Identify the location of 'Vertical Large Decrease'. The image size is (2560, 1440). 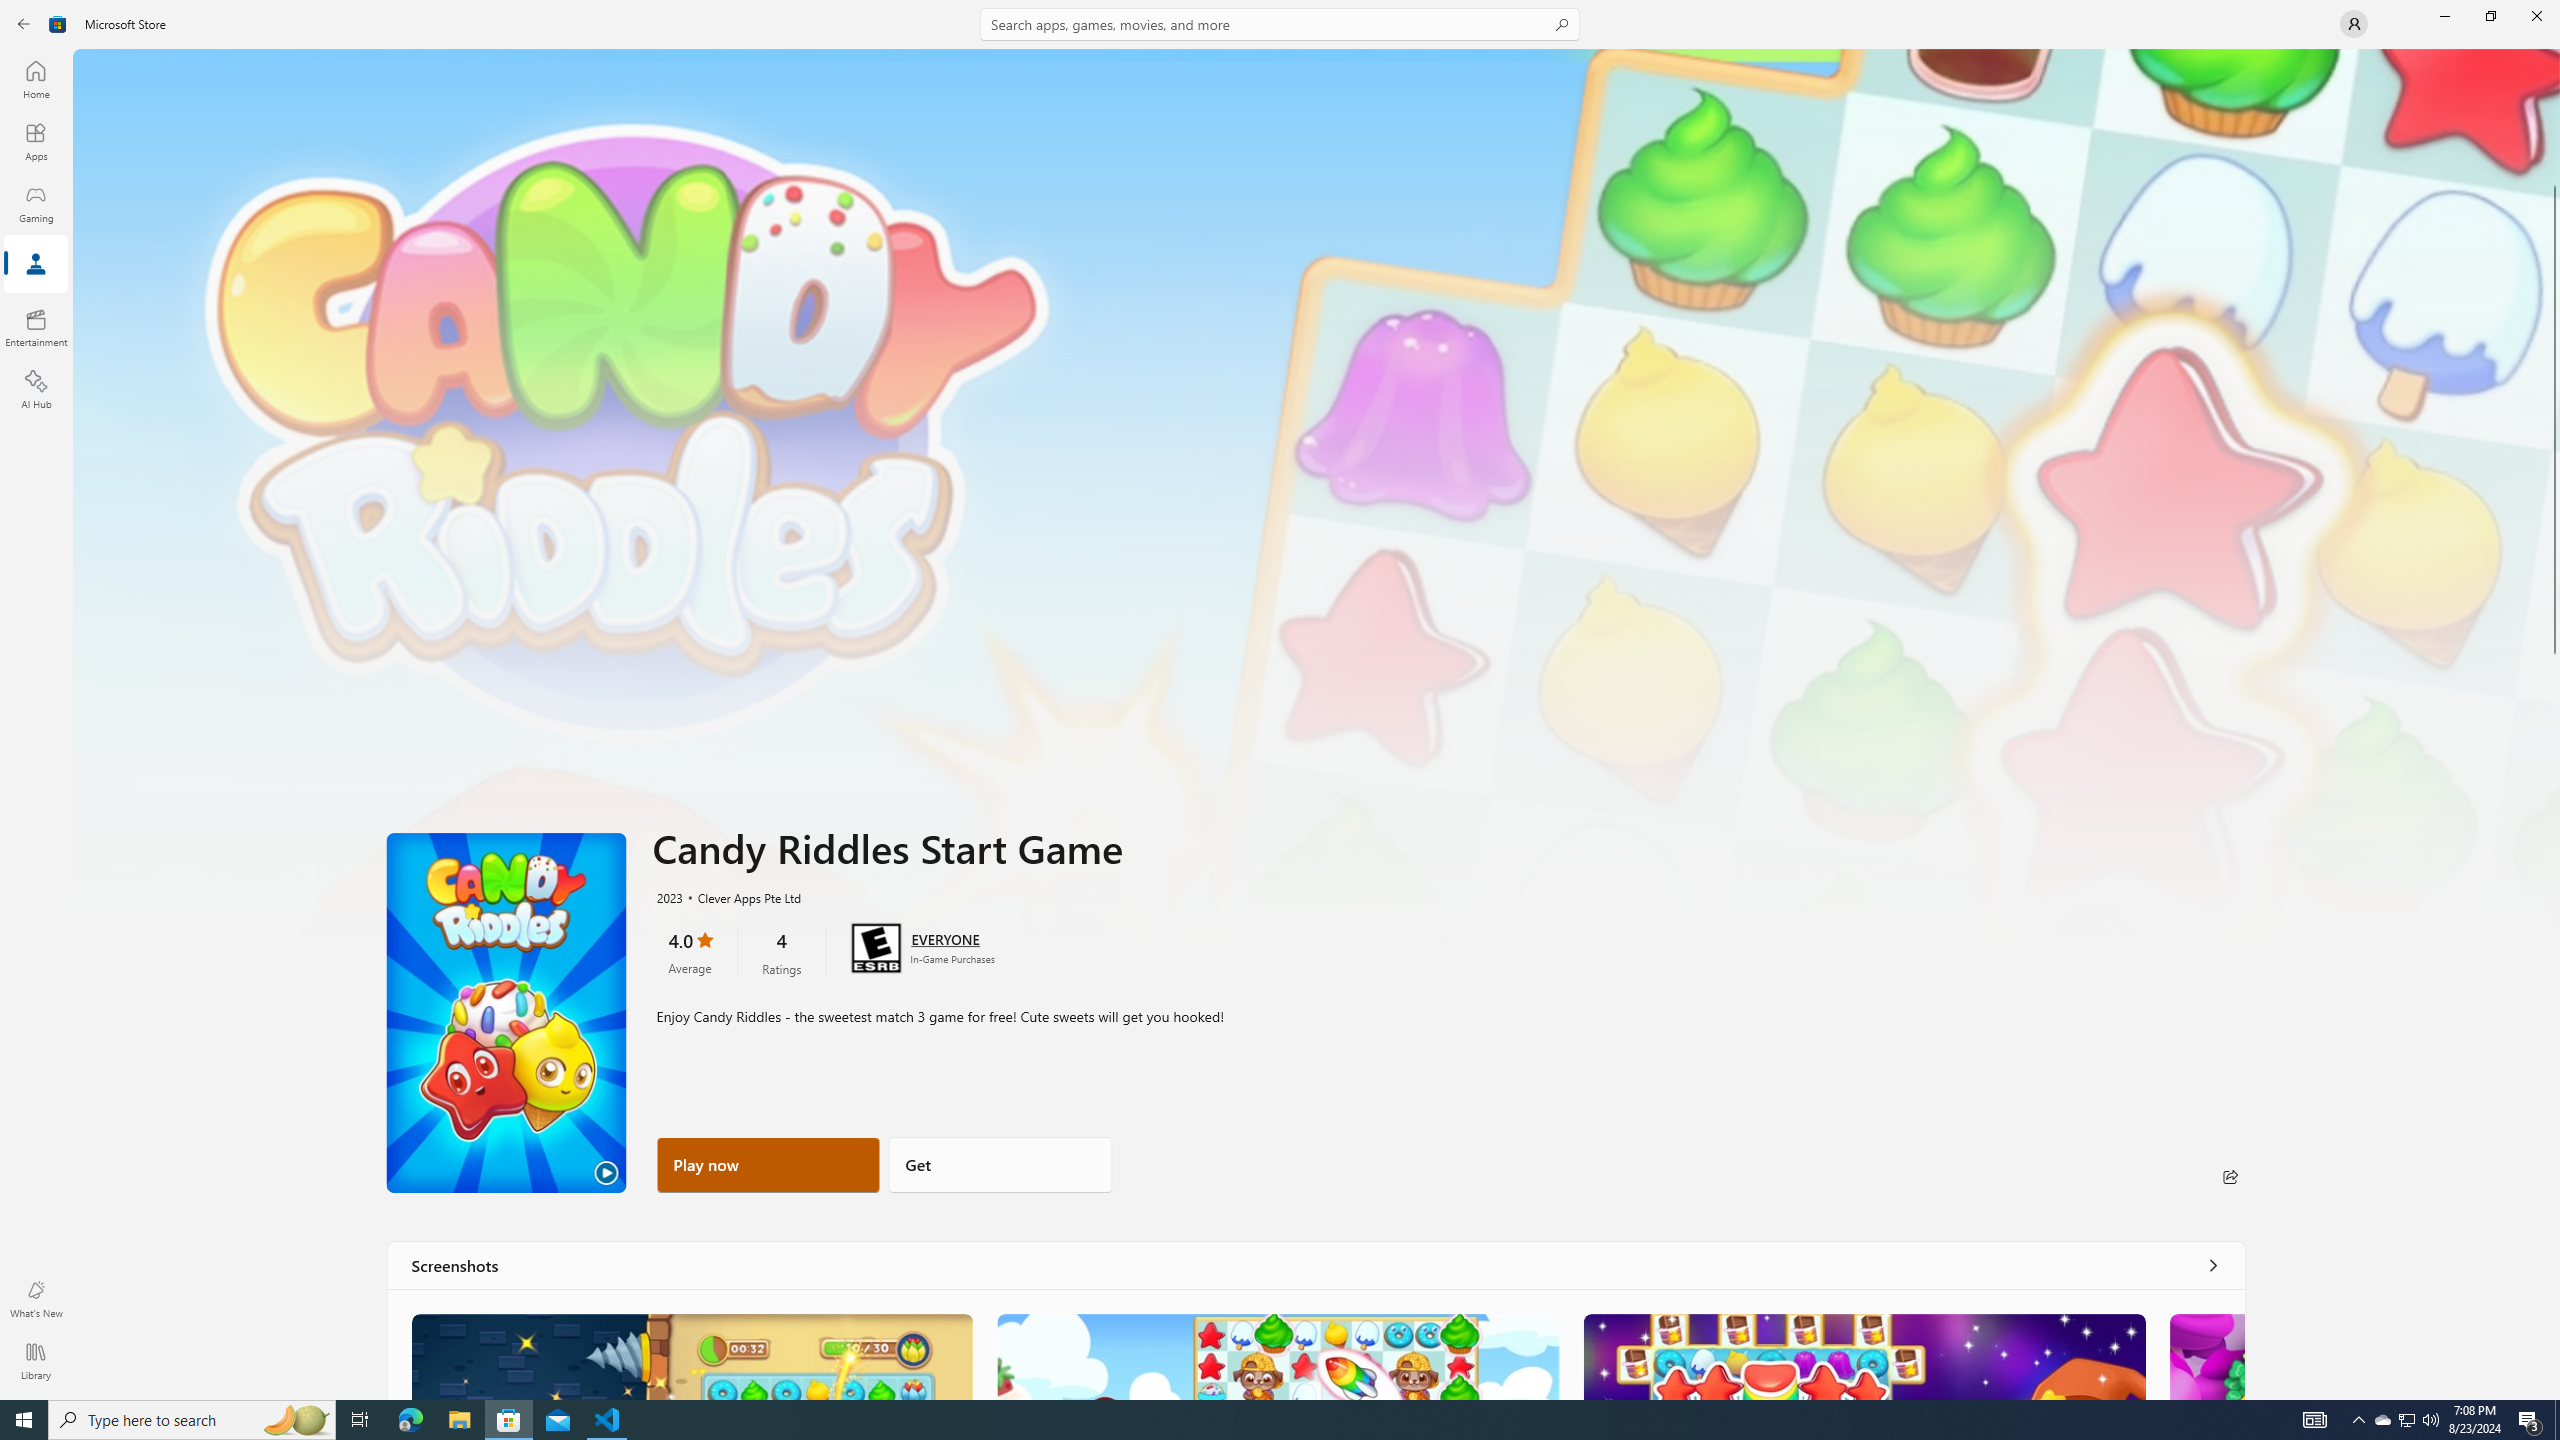
(2552, 120).